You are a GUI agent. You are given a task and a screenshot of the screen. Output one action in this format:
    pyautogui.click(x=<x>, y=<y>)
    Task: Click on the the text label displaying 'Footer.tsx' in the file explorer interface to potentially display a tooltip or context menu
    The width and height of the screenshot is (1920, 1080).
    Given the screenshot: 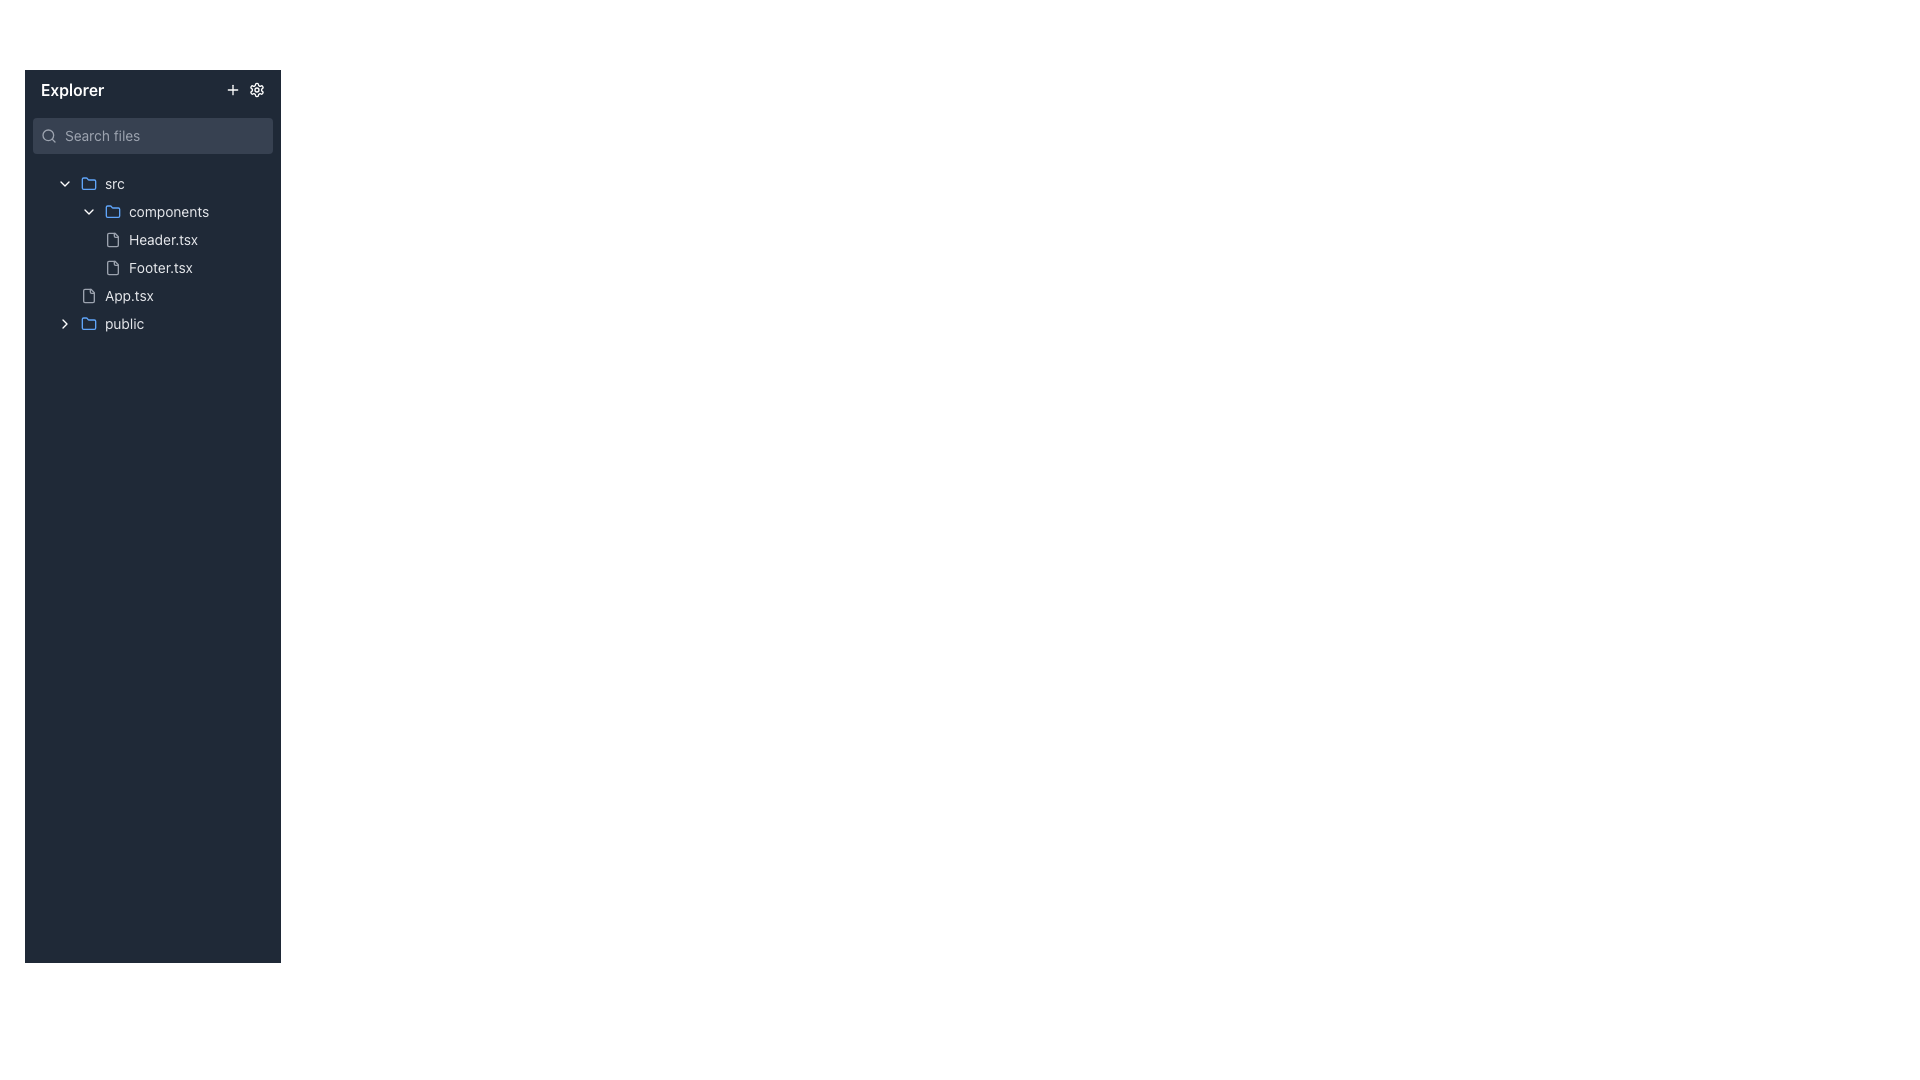 What is the action you would take?
    pyautogui.click(x=160, y=266)
    